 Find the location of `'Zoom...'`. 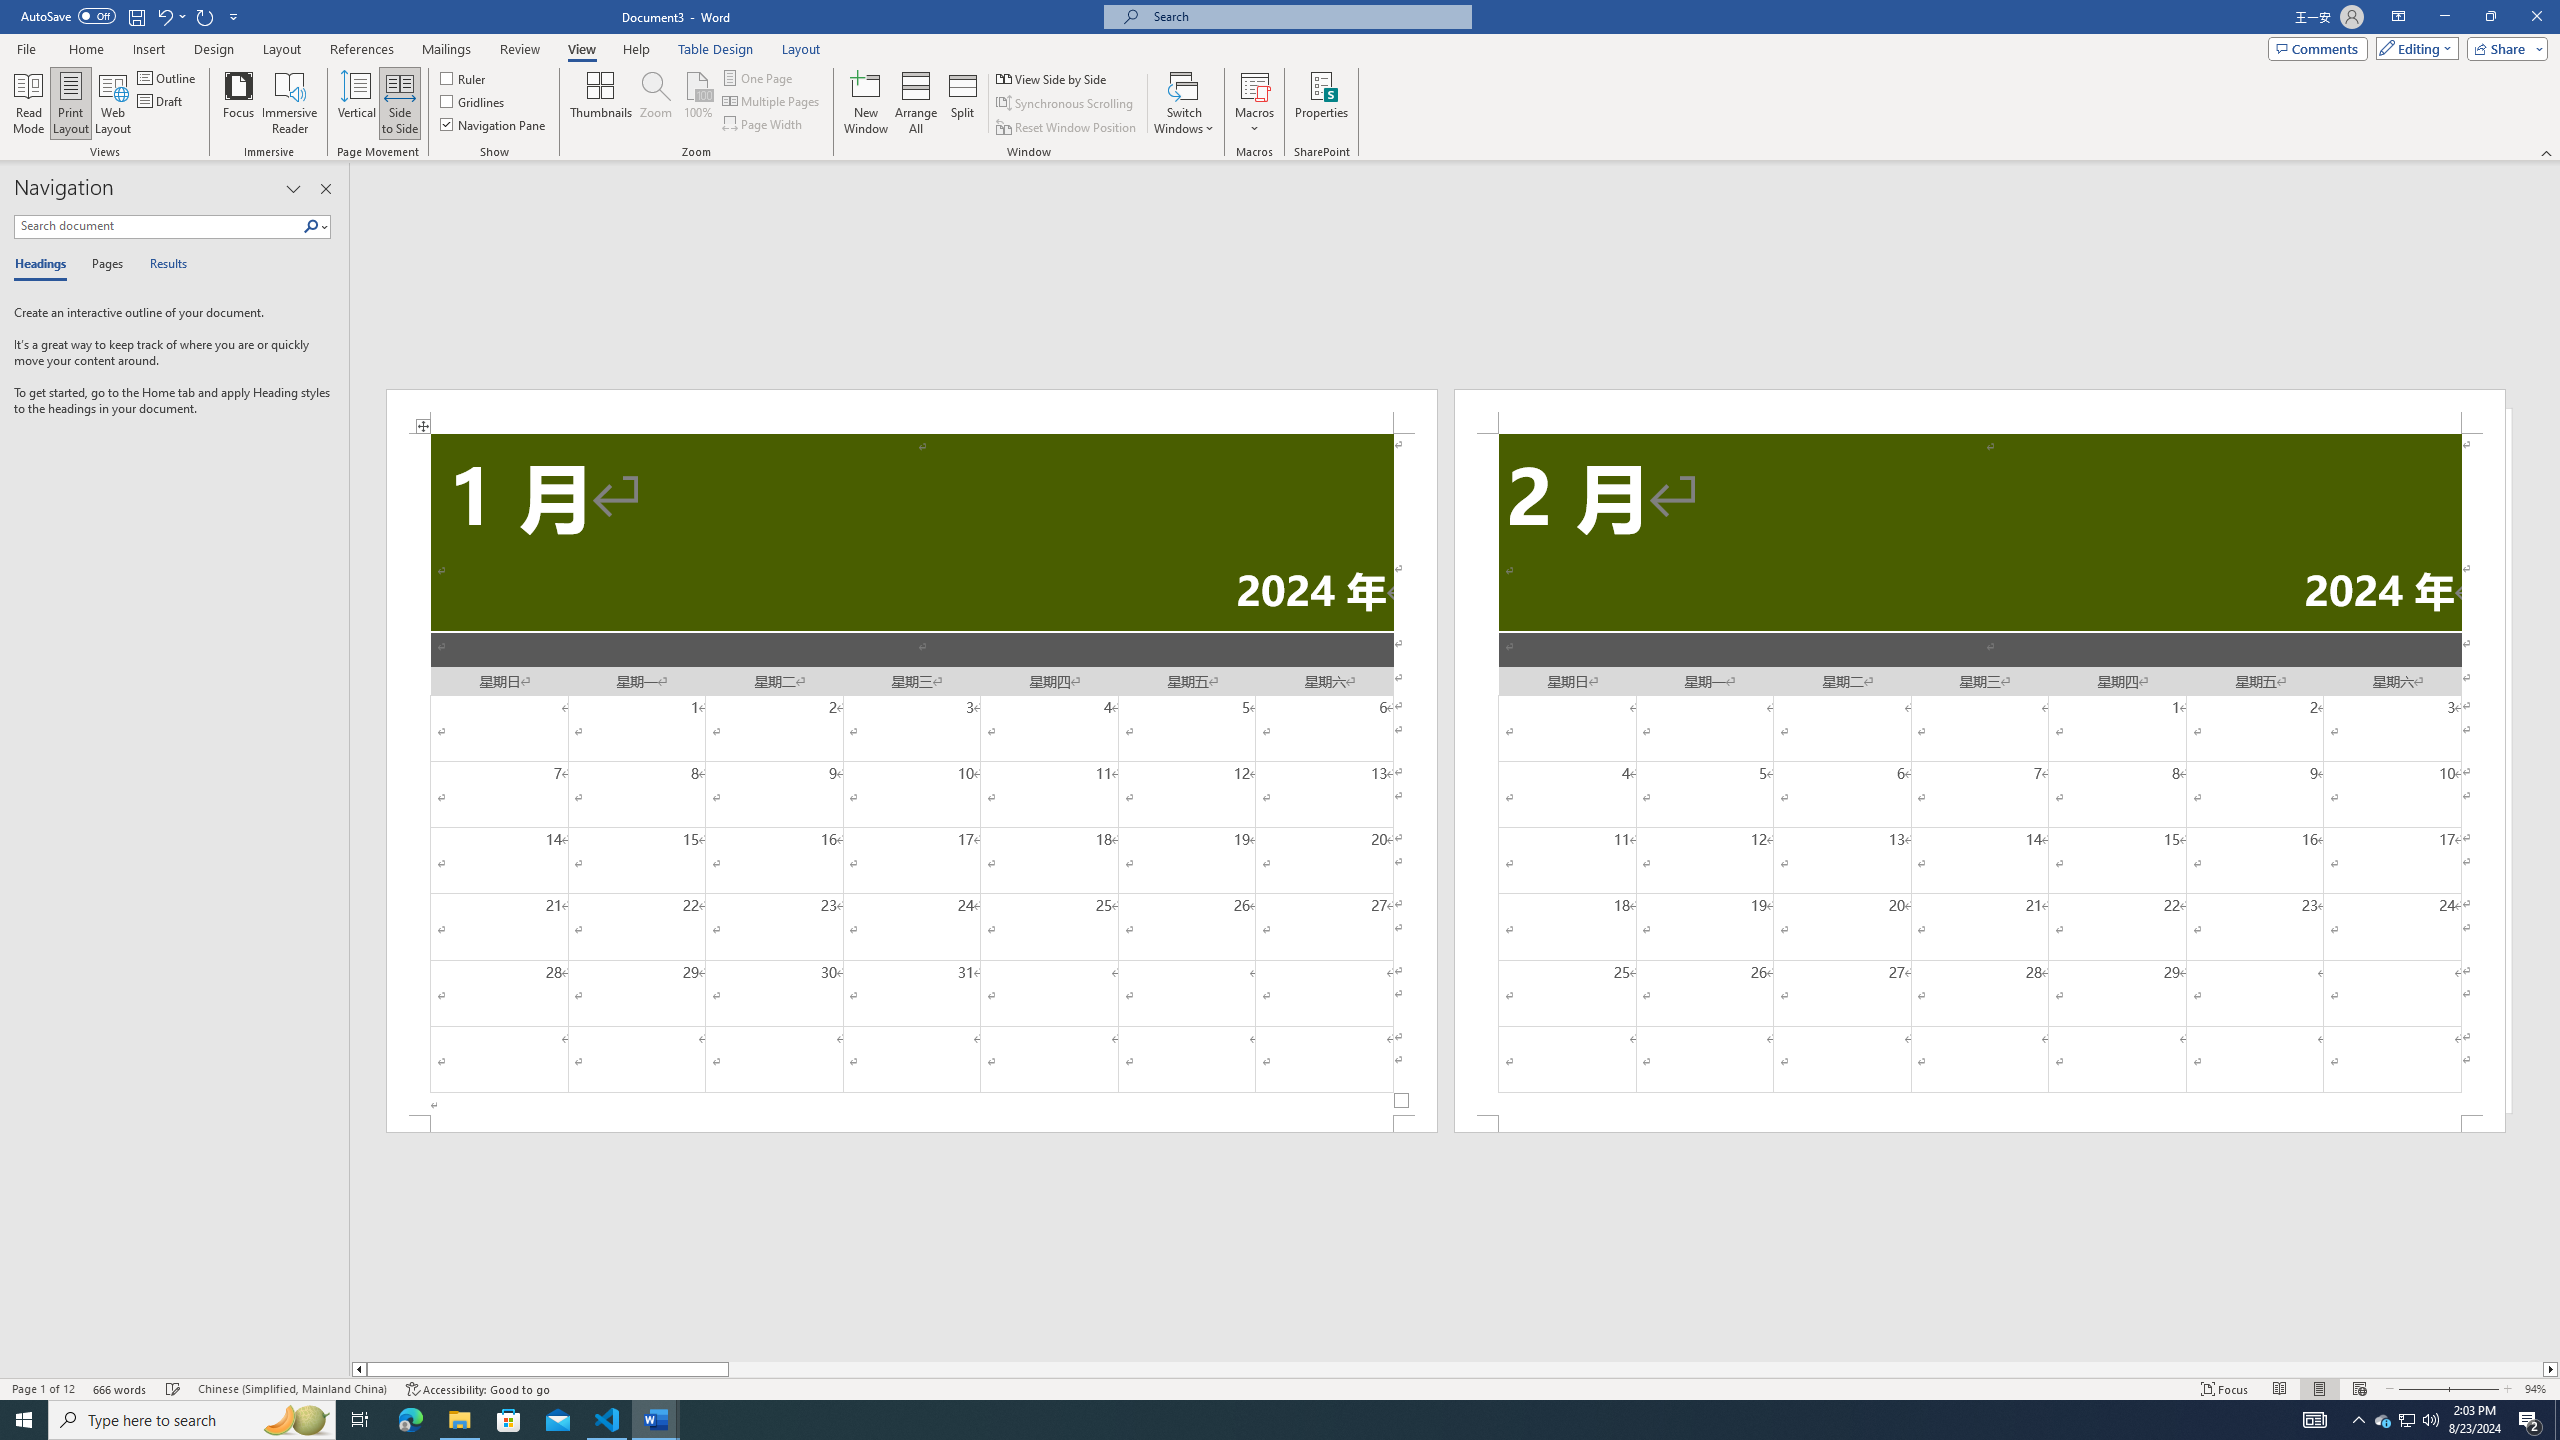

'Zoom...' is located at coordinates (655, 103).